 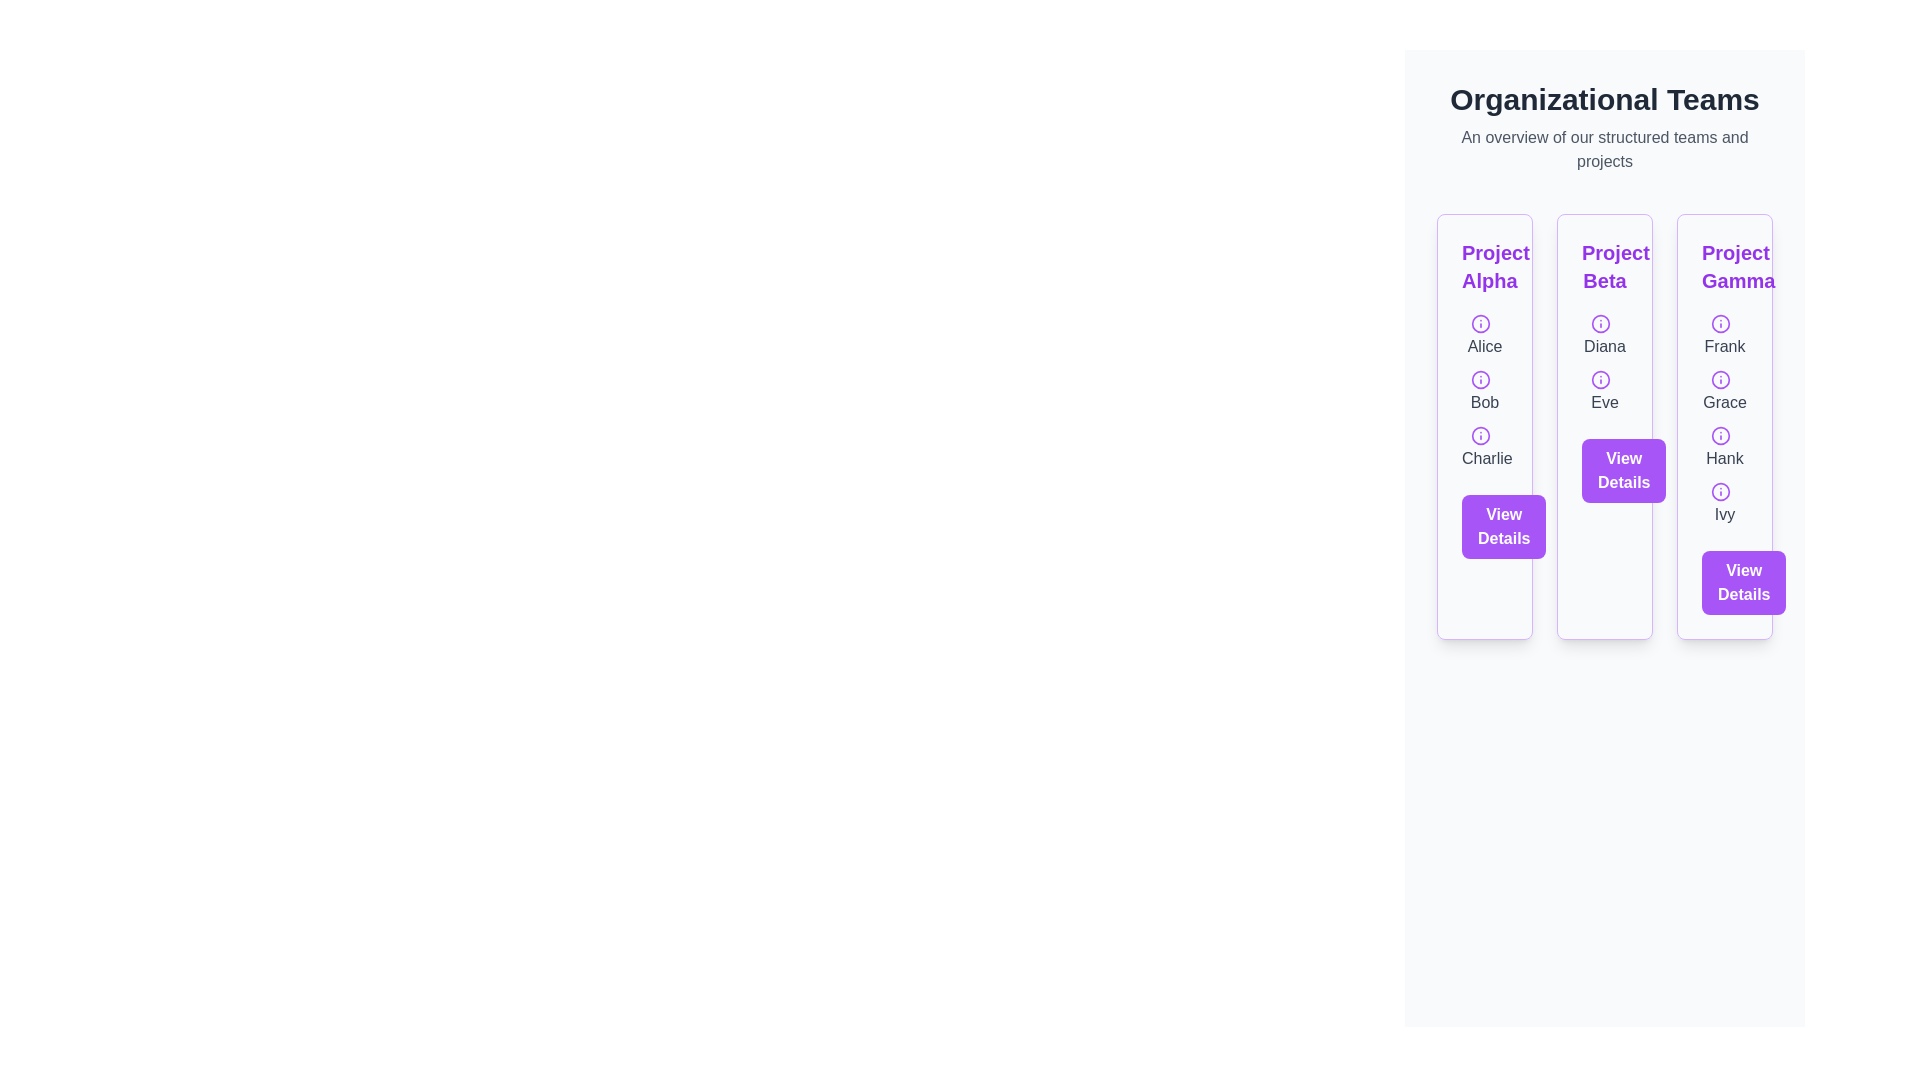 I want to click on the circular outline icon next to 'Hank' in the 'Project Gamma' section, so click(x=1720, y=434).